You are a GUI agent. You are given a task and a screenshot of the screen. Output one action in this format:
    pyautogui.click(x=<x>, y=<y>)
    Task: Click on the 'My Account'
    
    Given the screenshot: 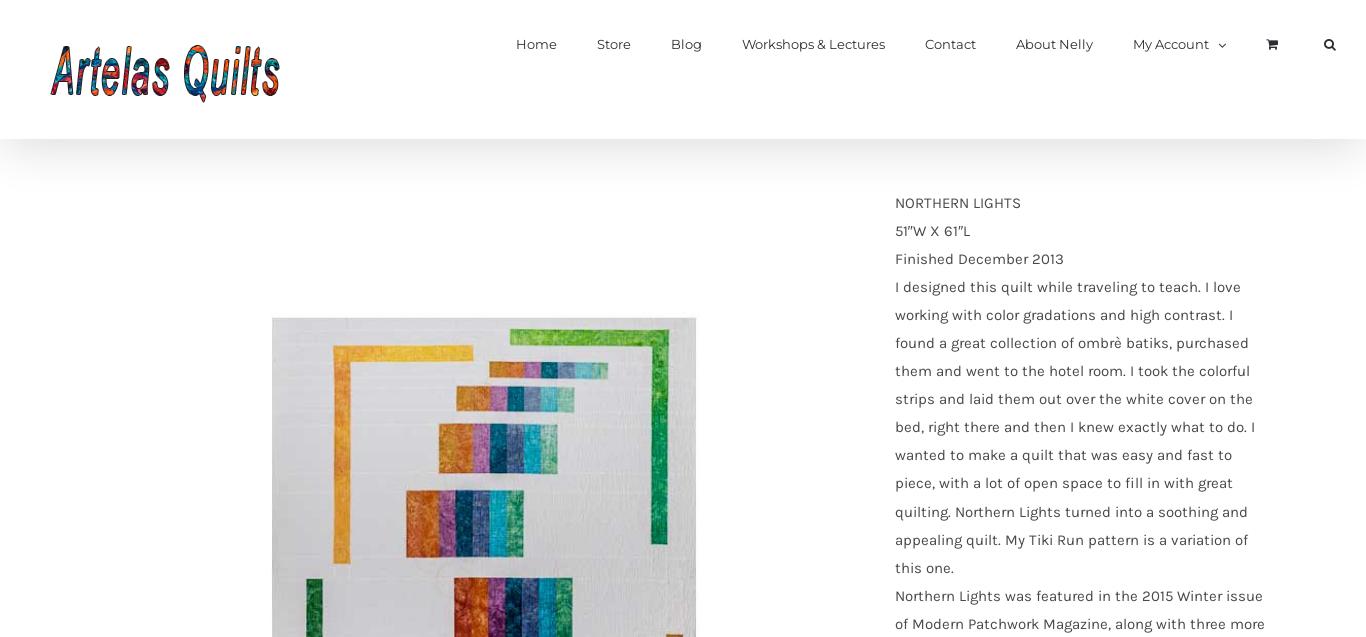 What is the action you would take?
    pyautogui.click(x=1170, y=44)
    